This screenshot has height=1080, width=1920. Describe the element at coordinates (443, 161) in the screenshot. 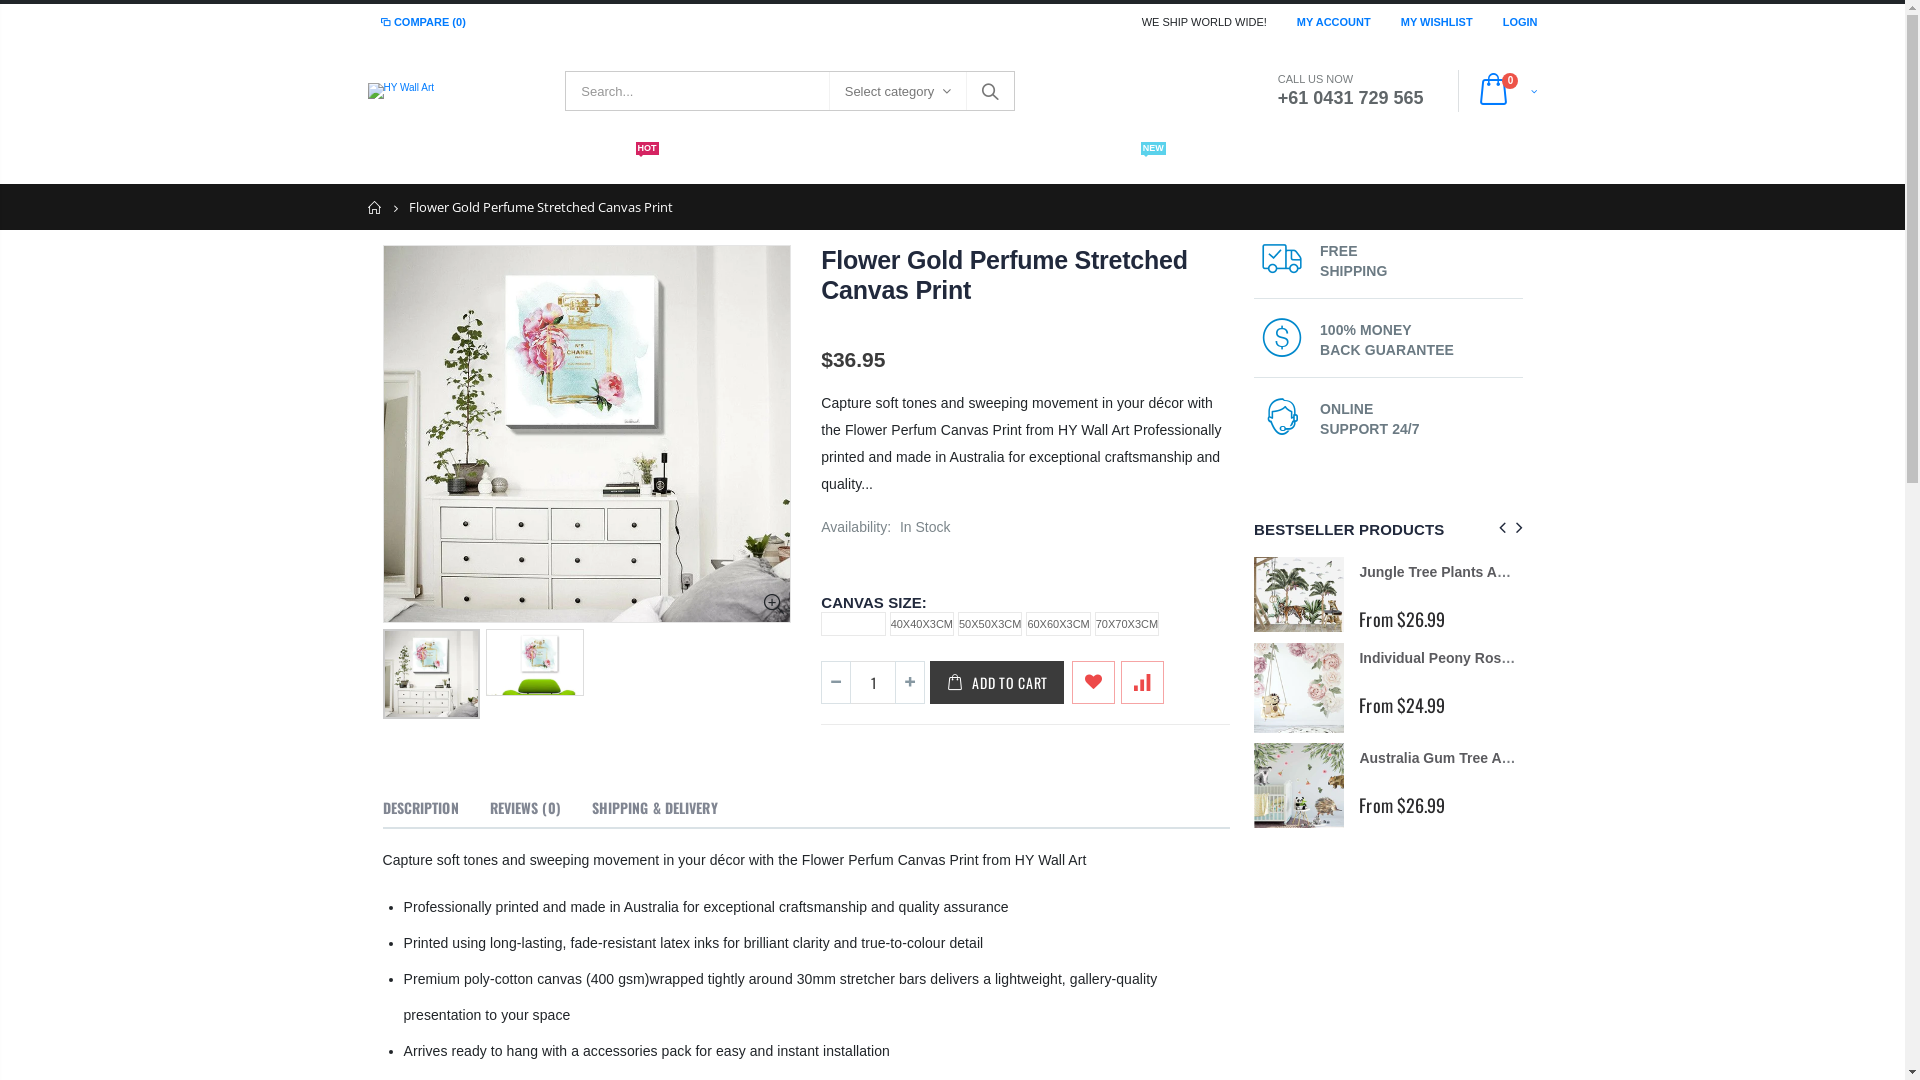

I see `'FEATURED'` at that location.